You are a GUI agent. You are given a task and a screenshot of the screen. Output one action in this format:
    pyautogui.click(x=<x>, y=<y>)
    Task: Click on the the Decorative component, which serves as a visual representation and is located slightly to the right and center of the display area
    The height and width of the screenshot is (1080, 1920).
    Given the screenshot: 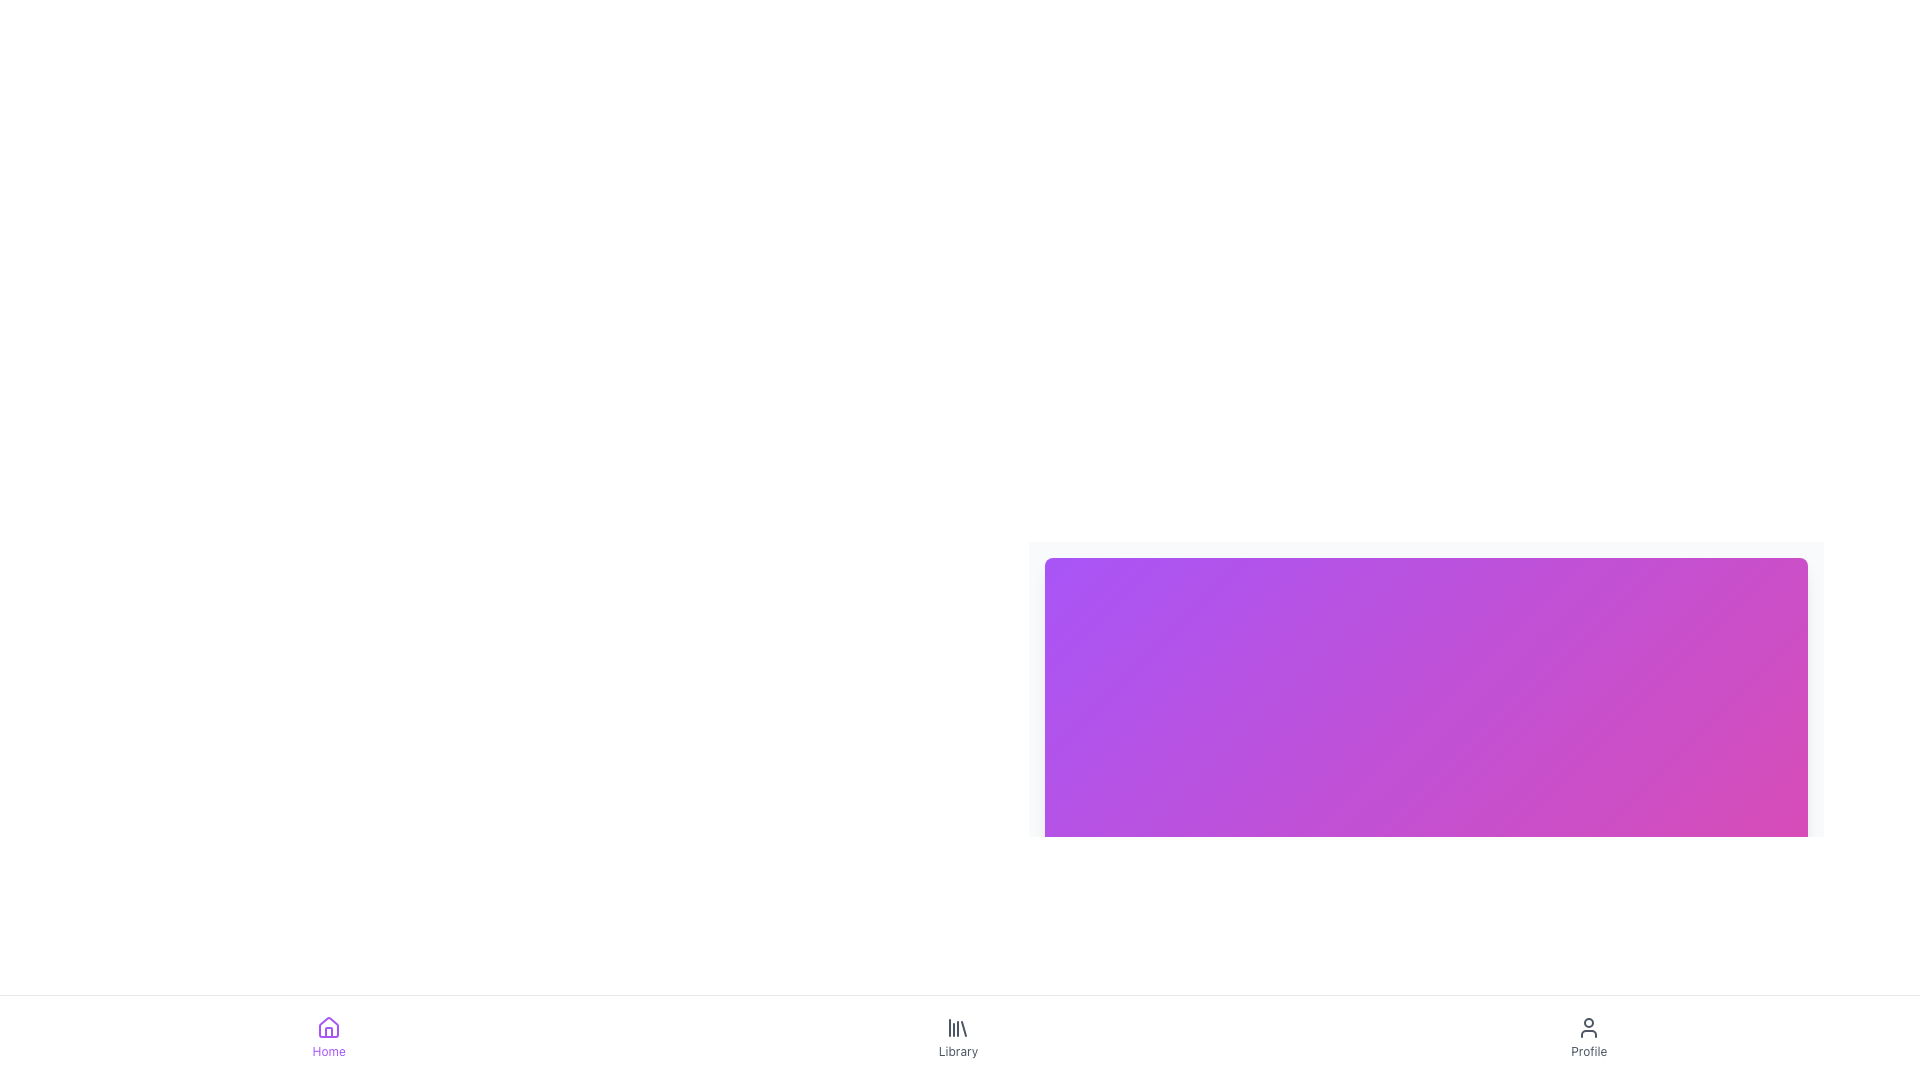 What is the action you would take?
    pyautogui.click(x=1425, y=676)
    